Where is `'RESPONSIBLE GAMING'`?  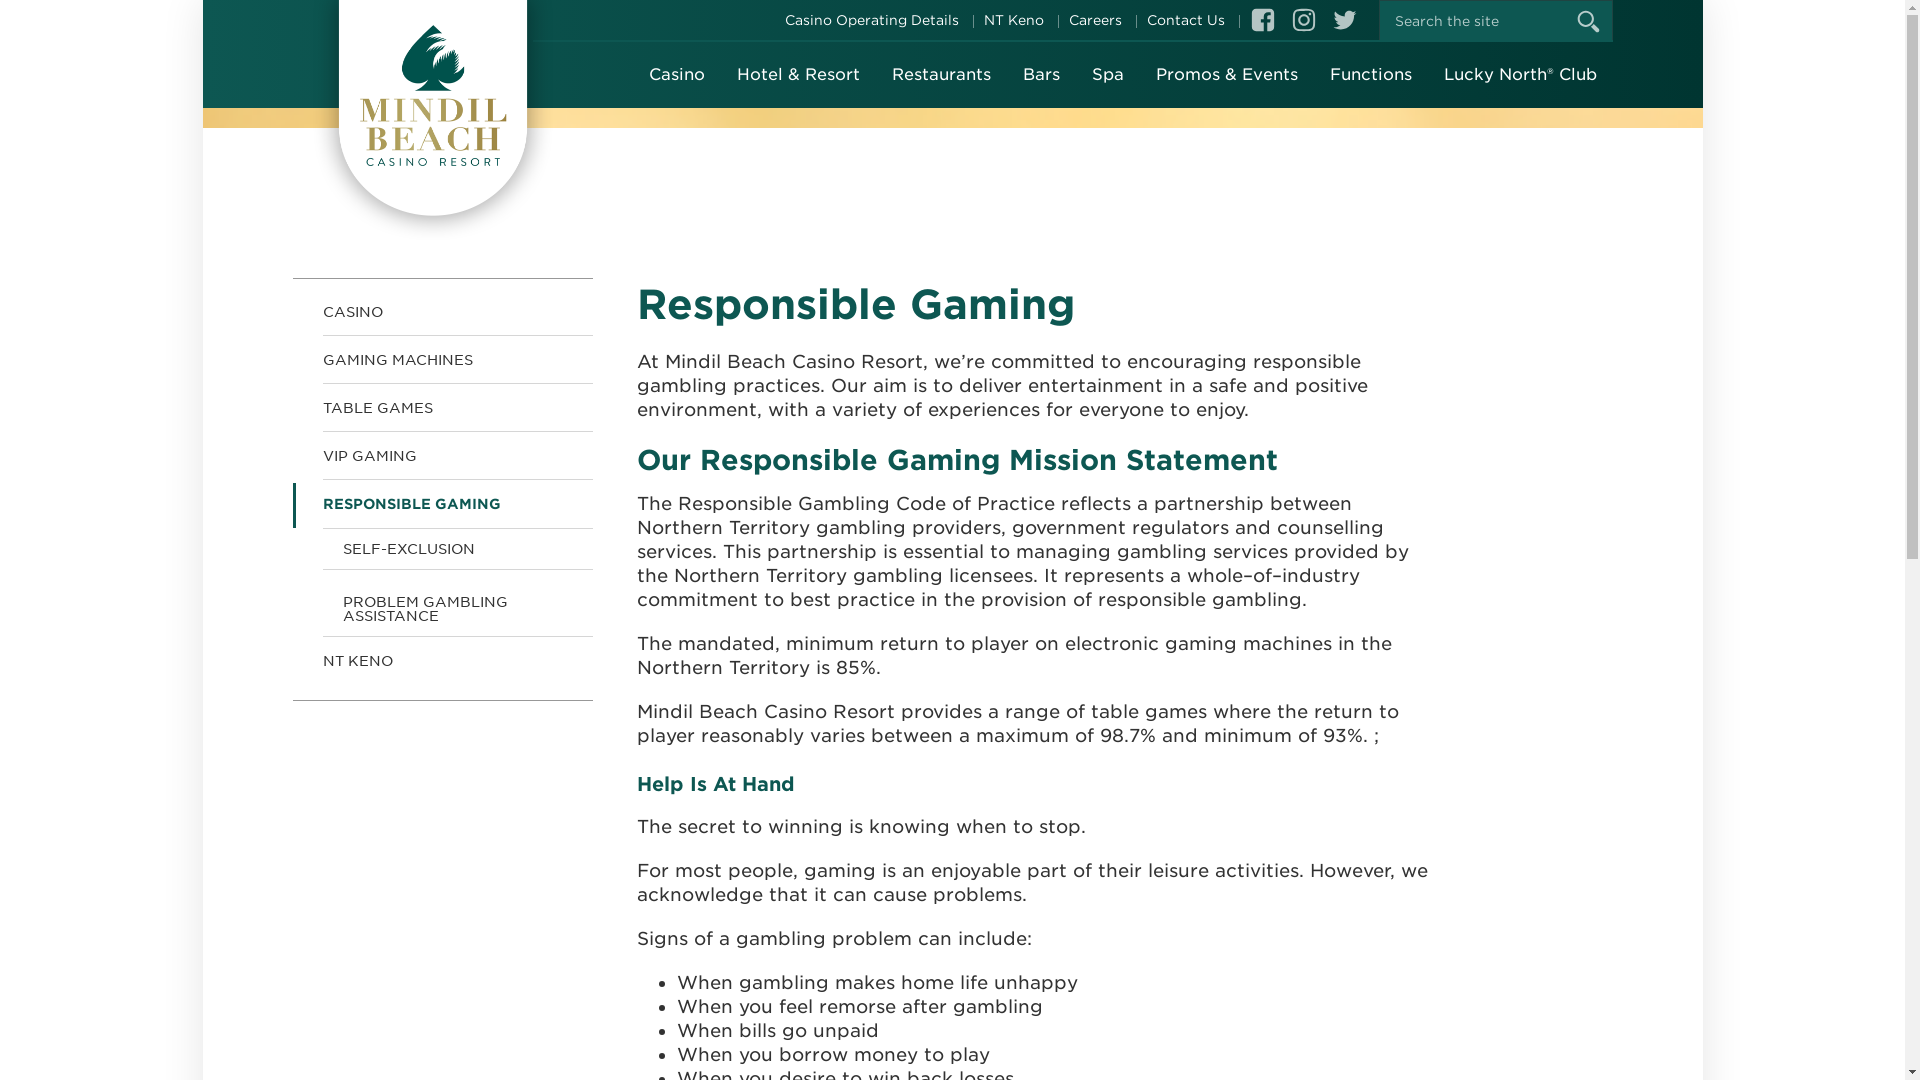 'RESPONSIBLE GAMING' is located at coordinates (440, 503).